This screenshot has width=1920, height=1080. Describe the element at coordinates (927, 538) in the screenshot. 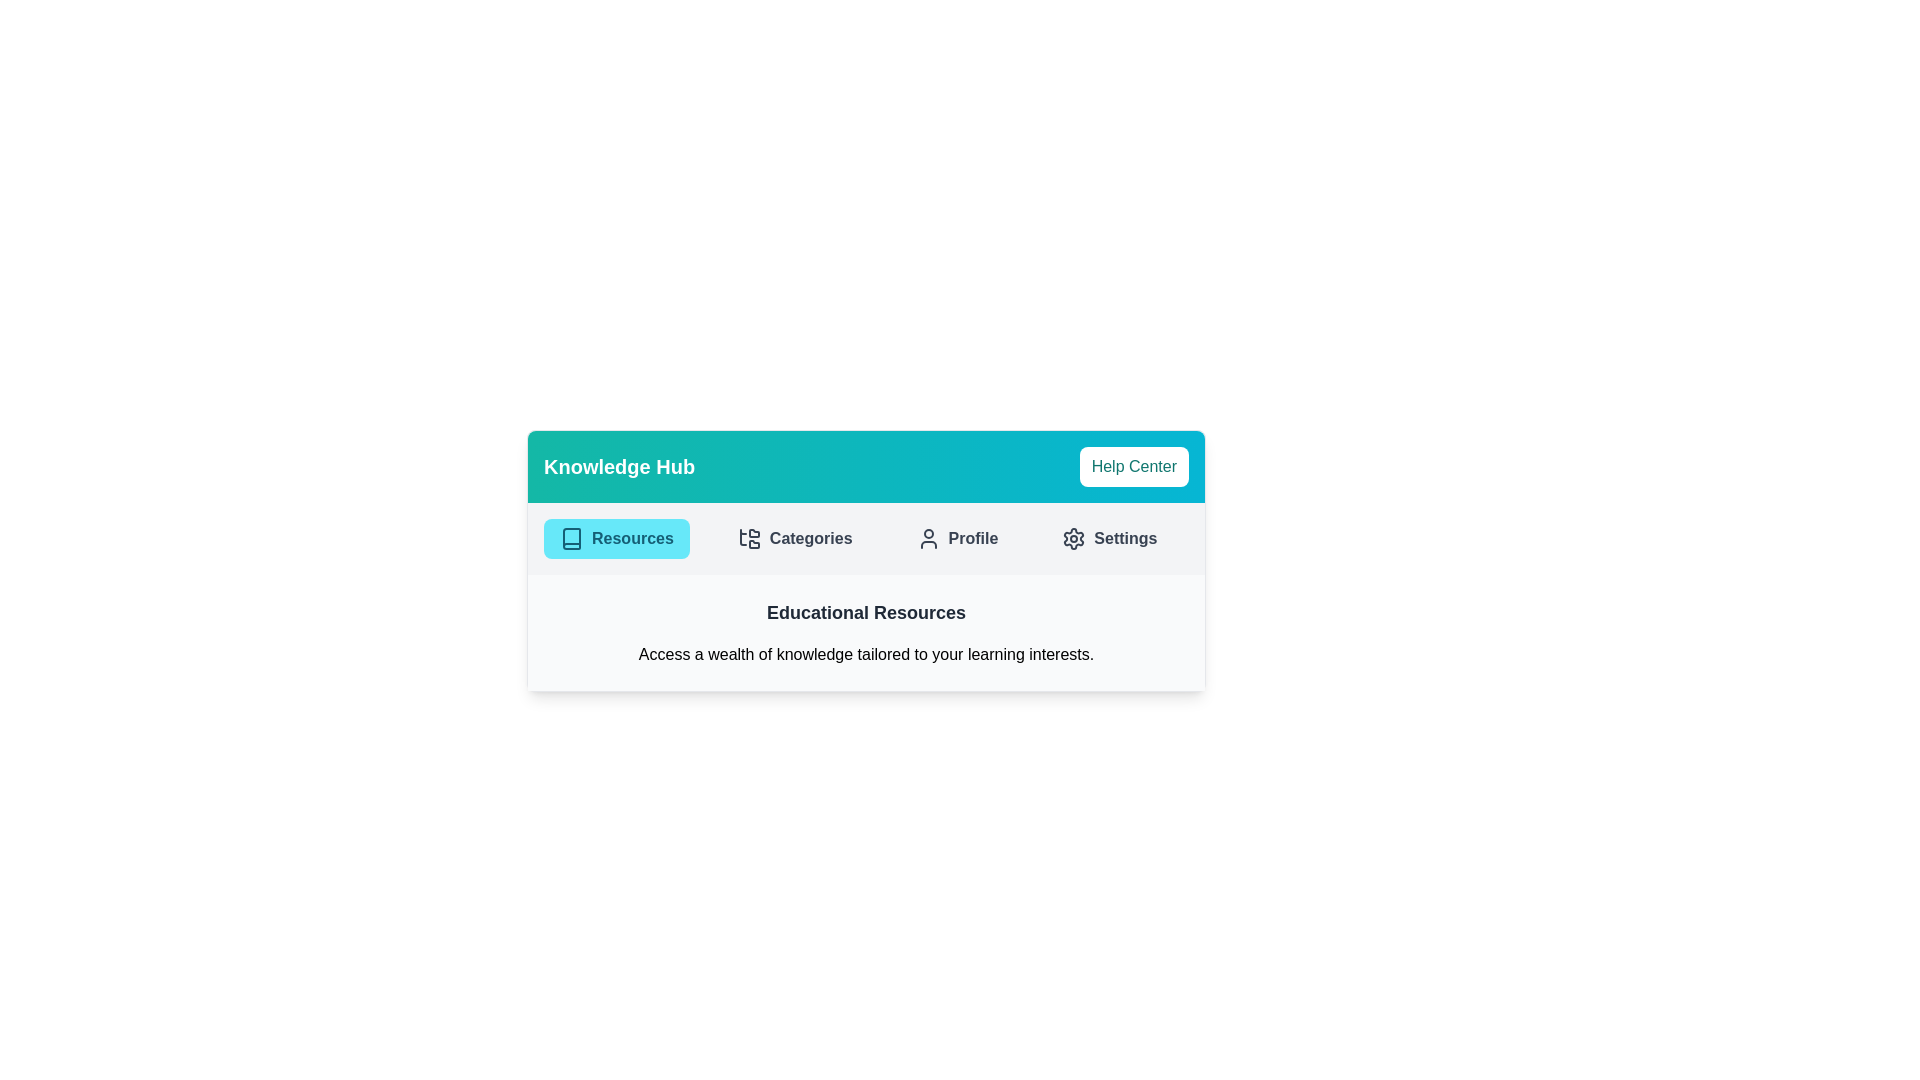

I see `the user profile icon, which is a silhouette of a person, located centrally in the 'Profile' button adjacent to the text 'Profile' in the navigation menu` at that location.